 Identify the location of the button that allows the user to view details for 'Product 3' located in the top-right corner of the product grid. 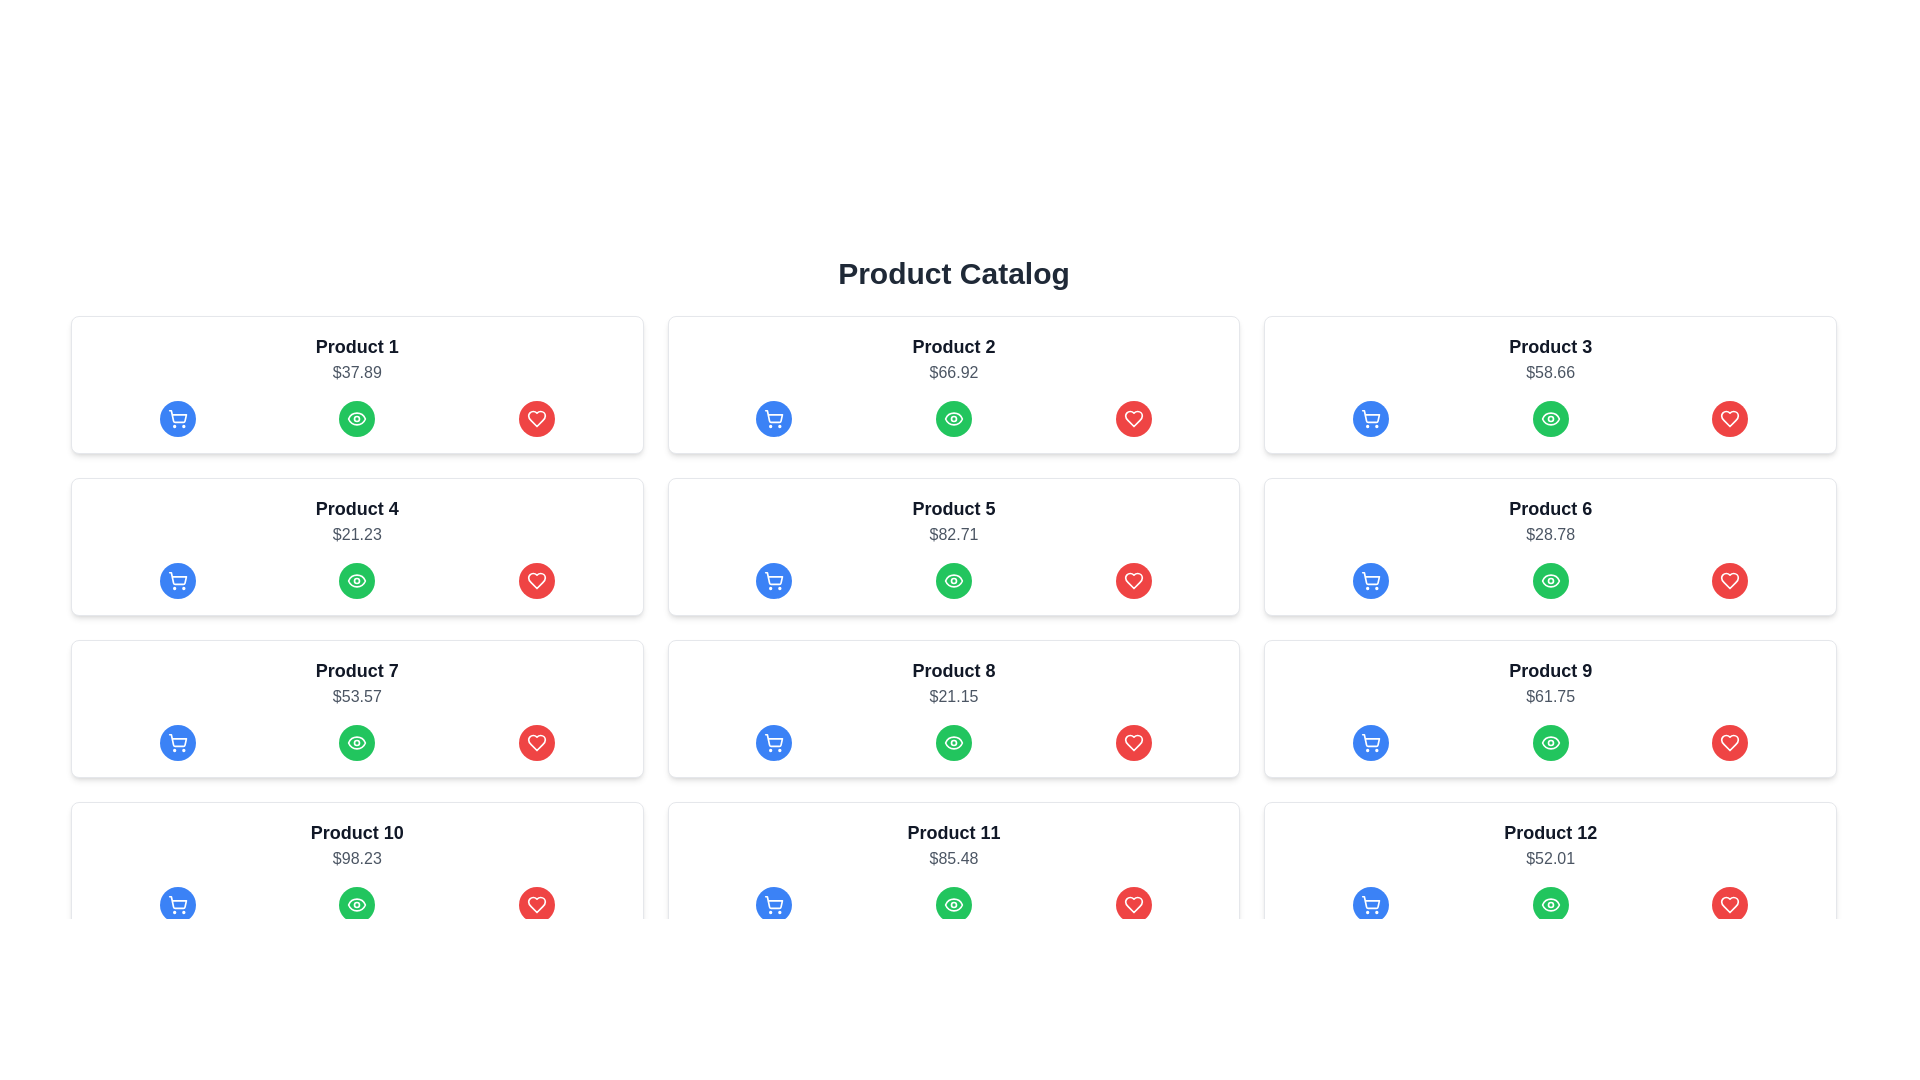
(1549, 418).